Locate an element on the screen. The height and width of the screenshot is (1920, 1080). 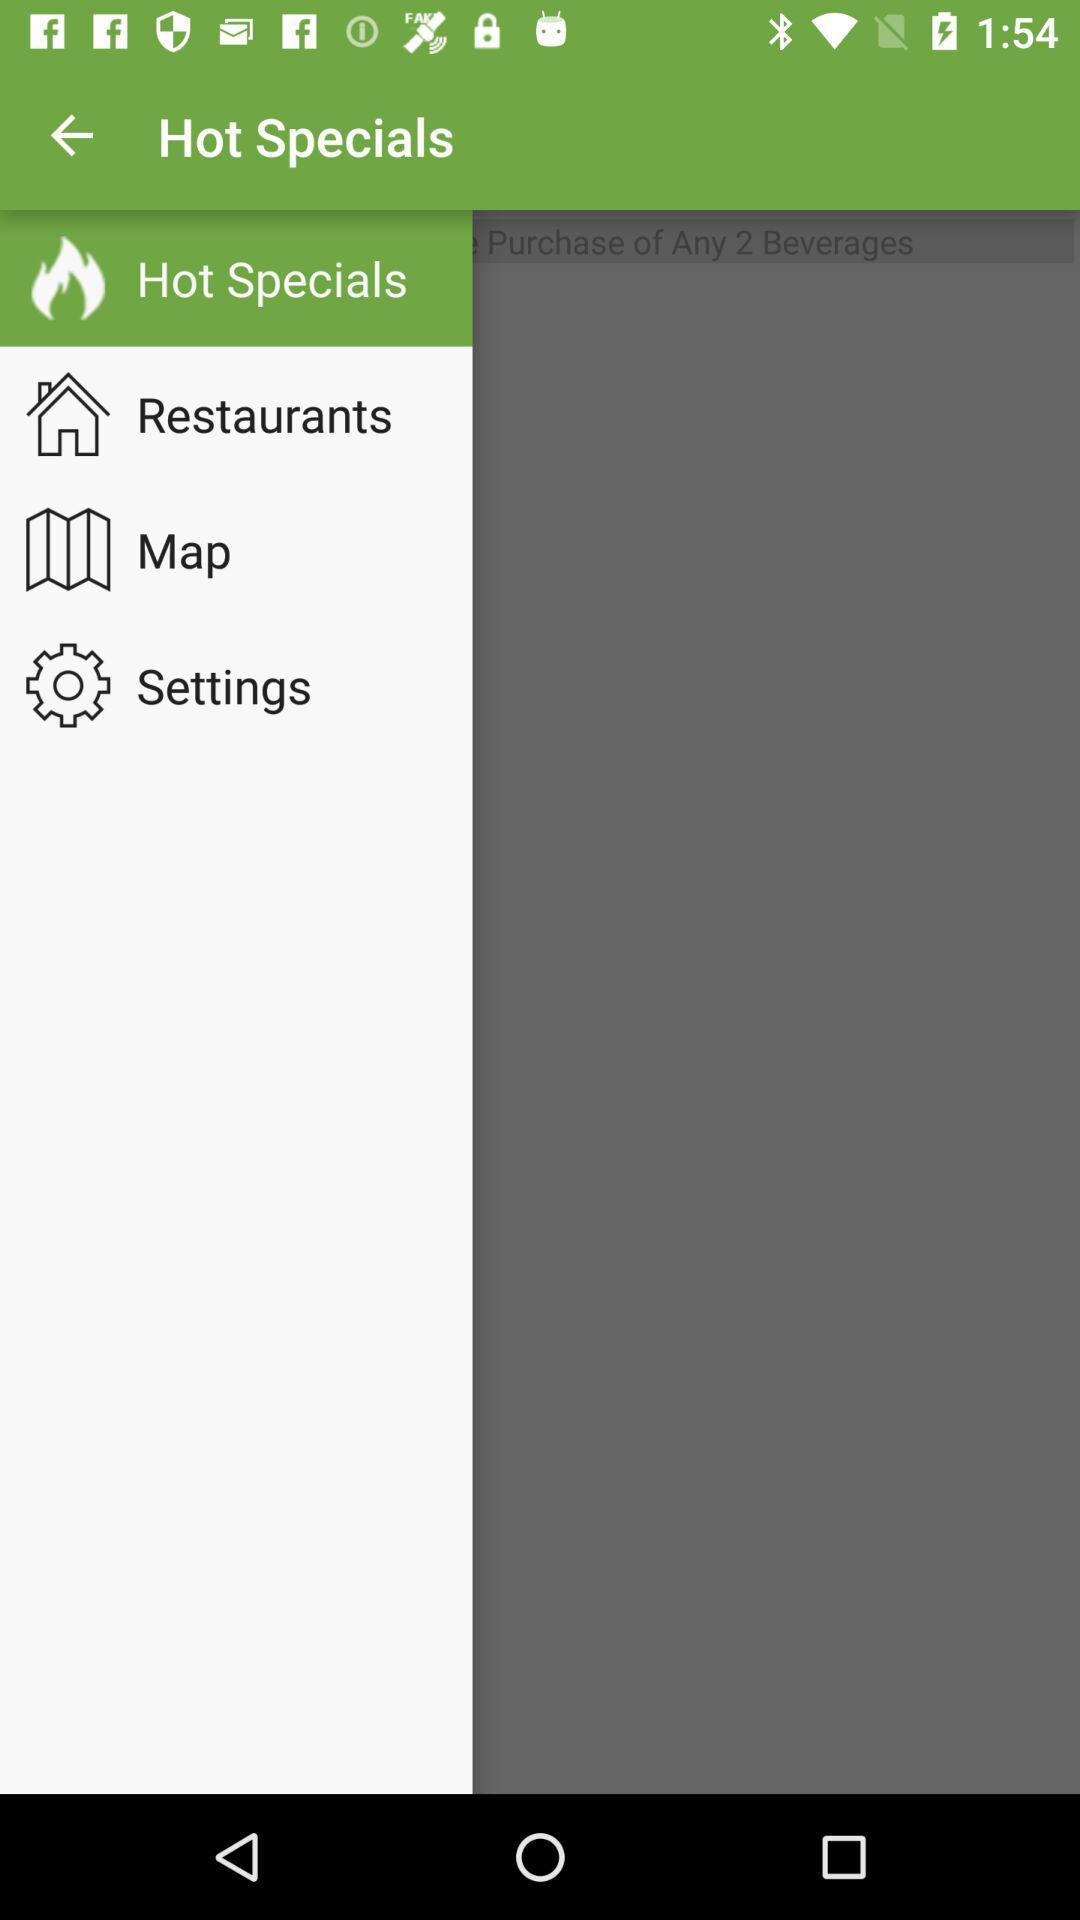
the restaurants is located at coordinates (277, 412).